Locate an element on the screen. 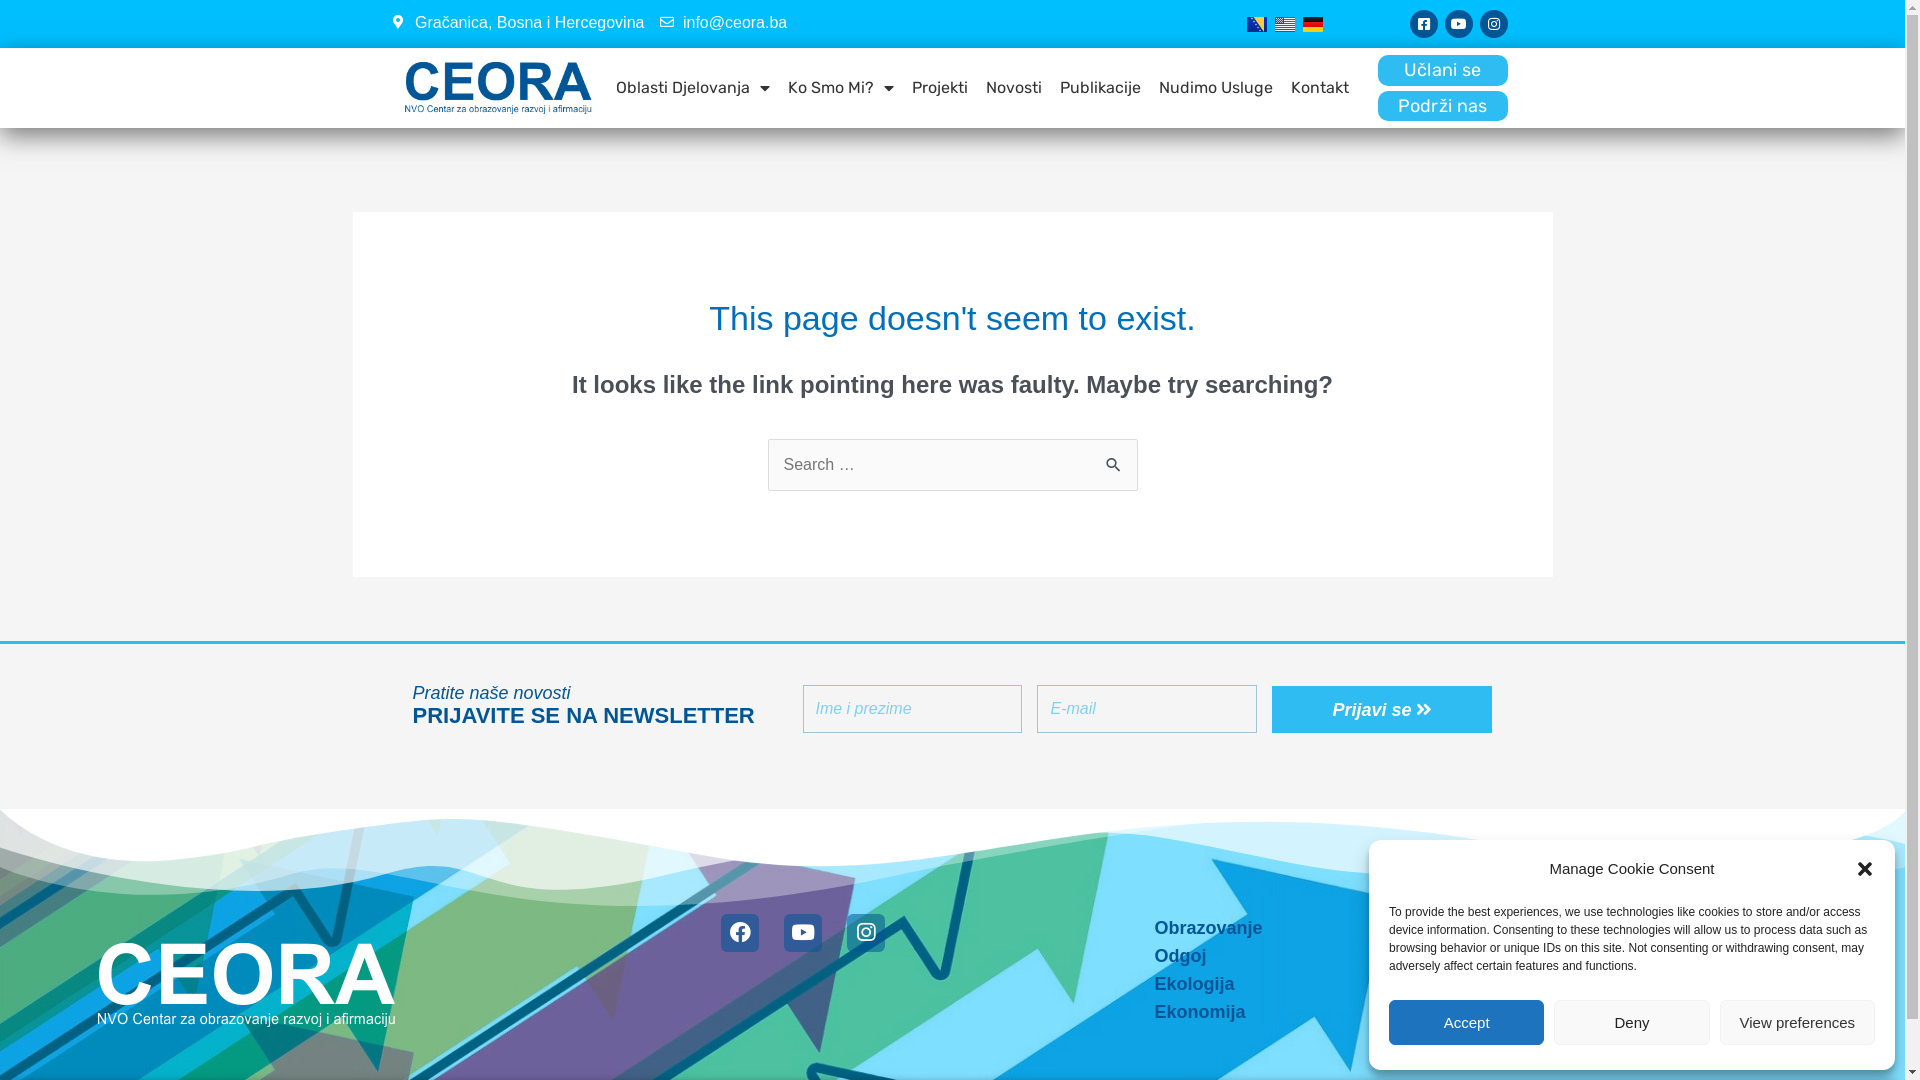 The image size is (1920, 1080). 'View preferences' is located at coordinates (1797, 1022).